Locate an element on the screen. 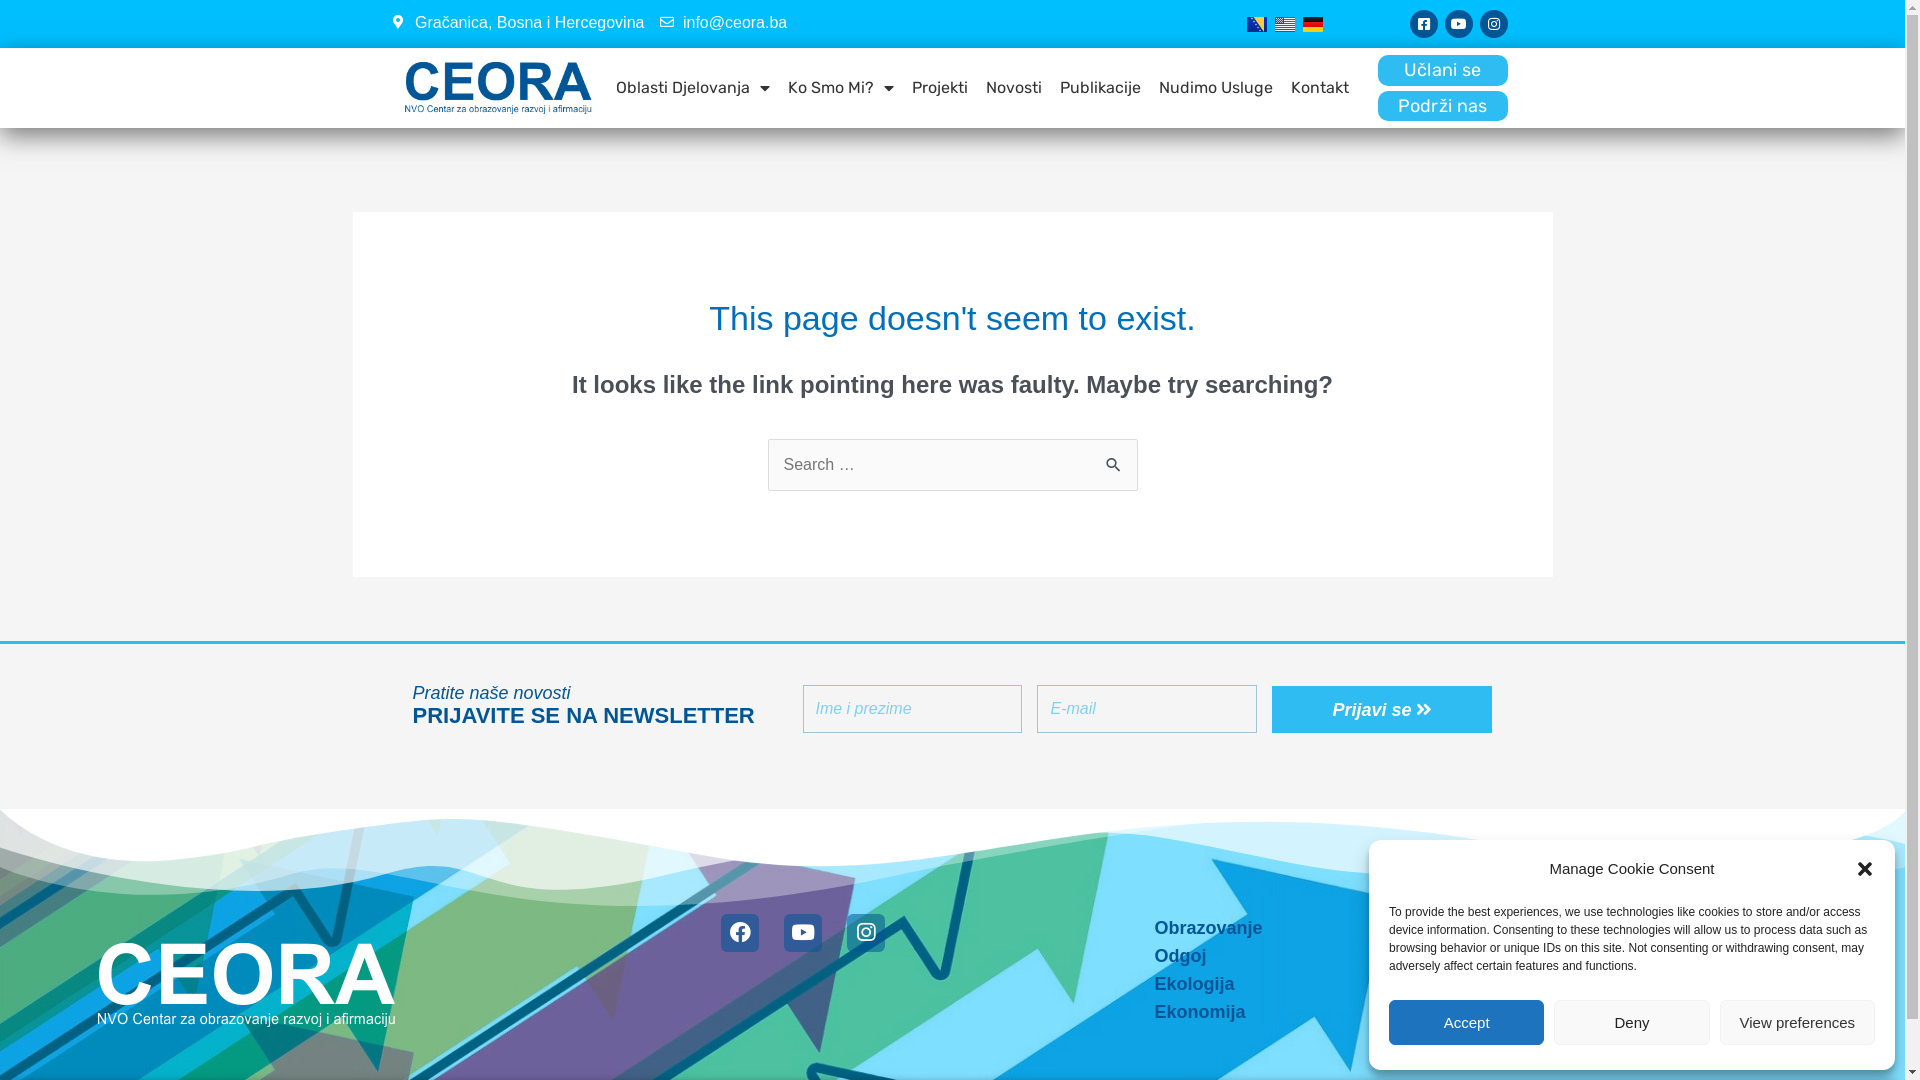 The image size is (1920, 1080). 'View preferences' is located at coordinates (1797, 1022).